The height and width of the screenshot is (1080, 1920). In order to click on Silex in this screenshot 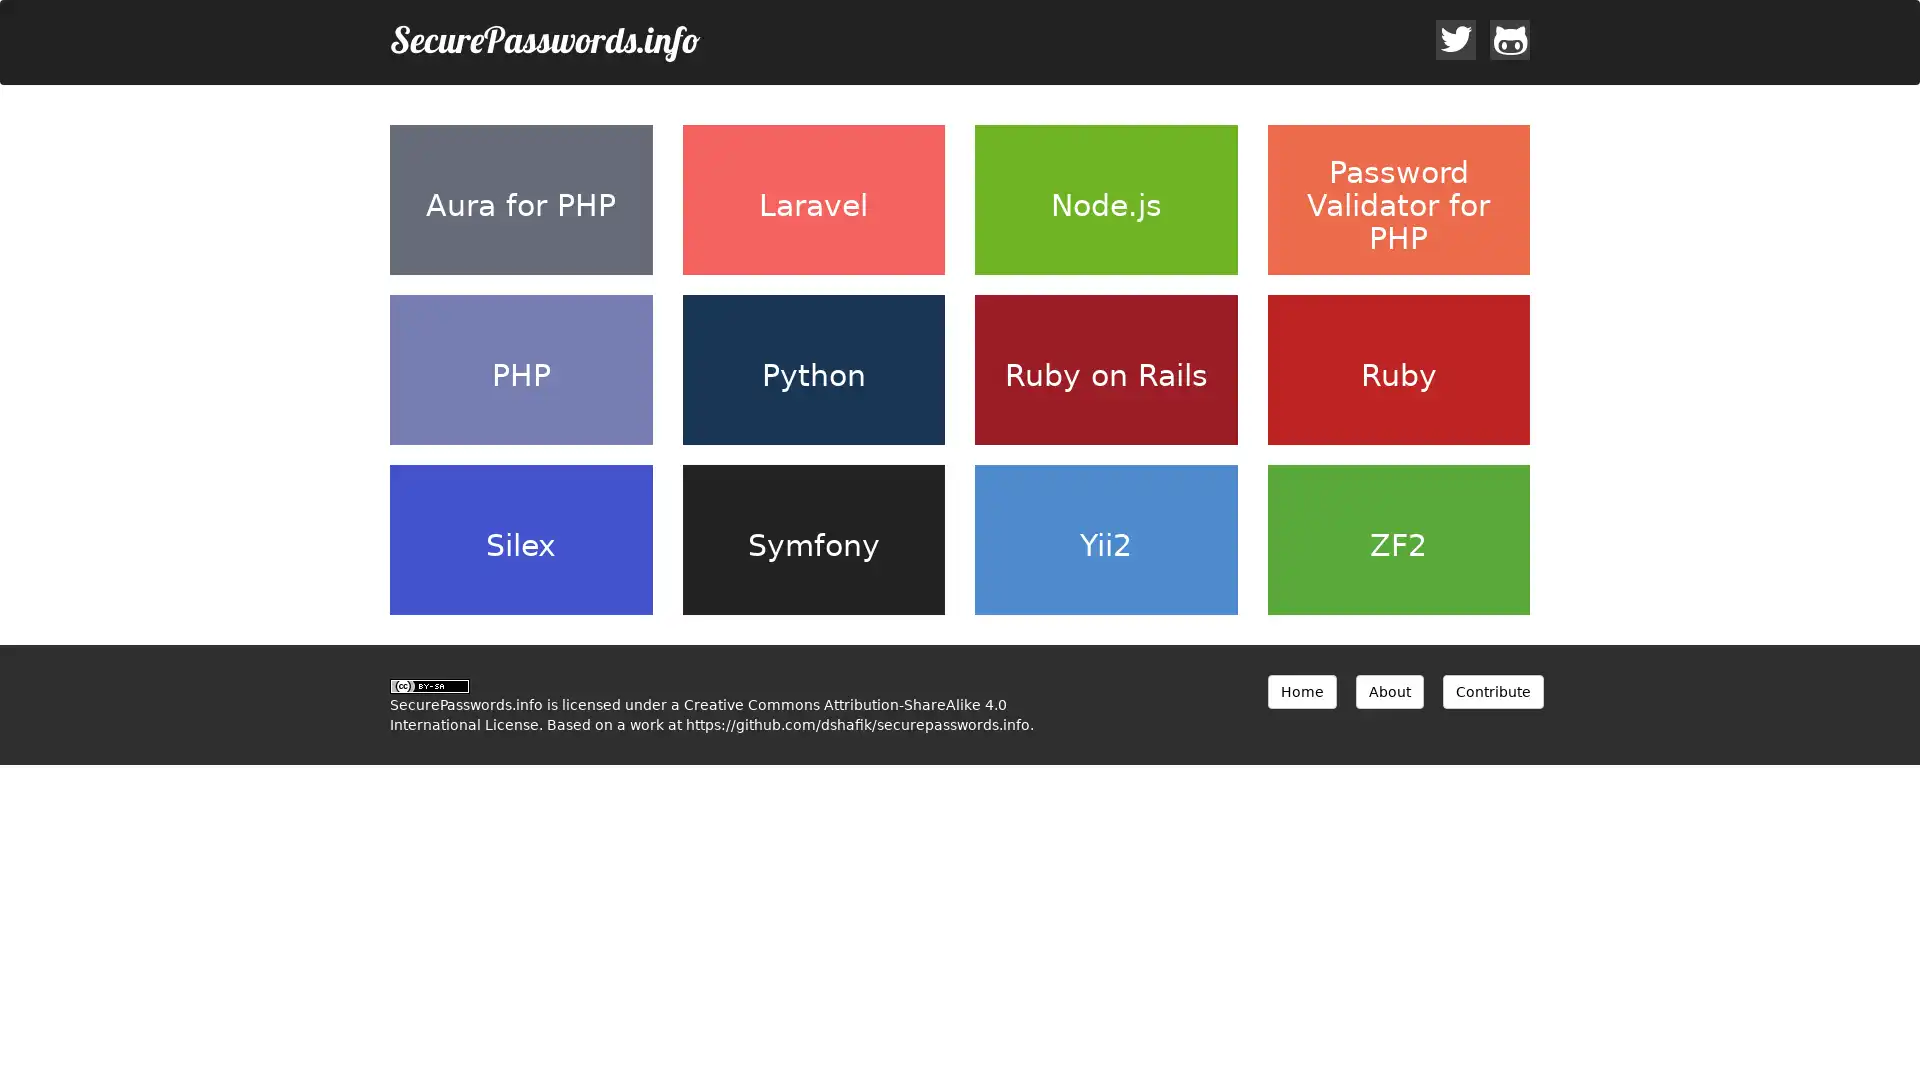, I will do `click(521, 540)`.